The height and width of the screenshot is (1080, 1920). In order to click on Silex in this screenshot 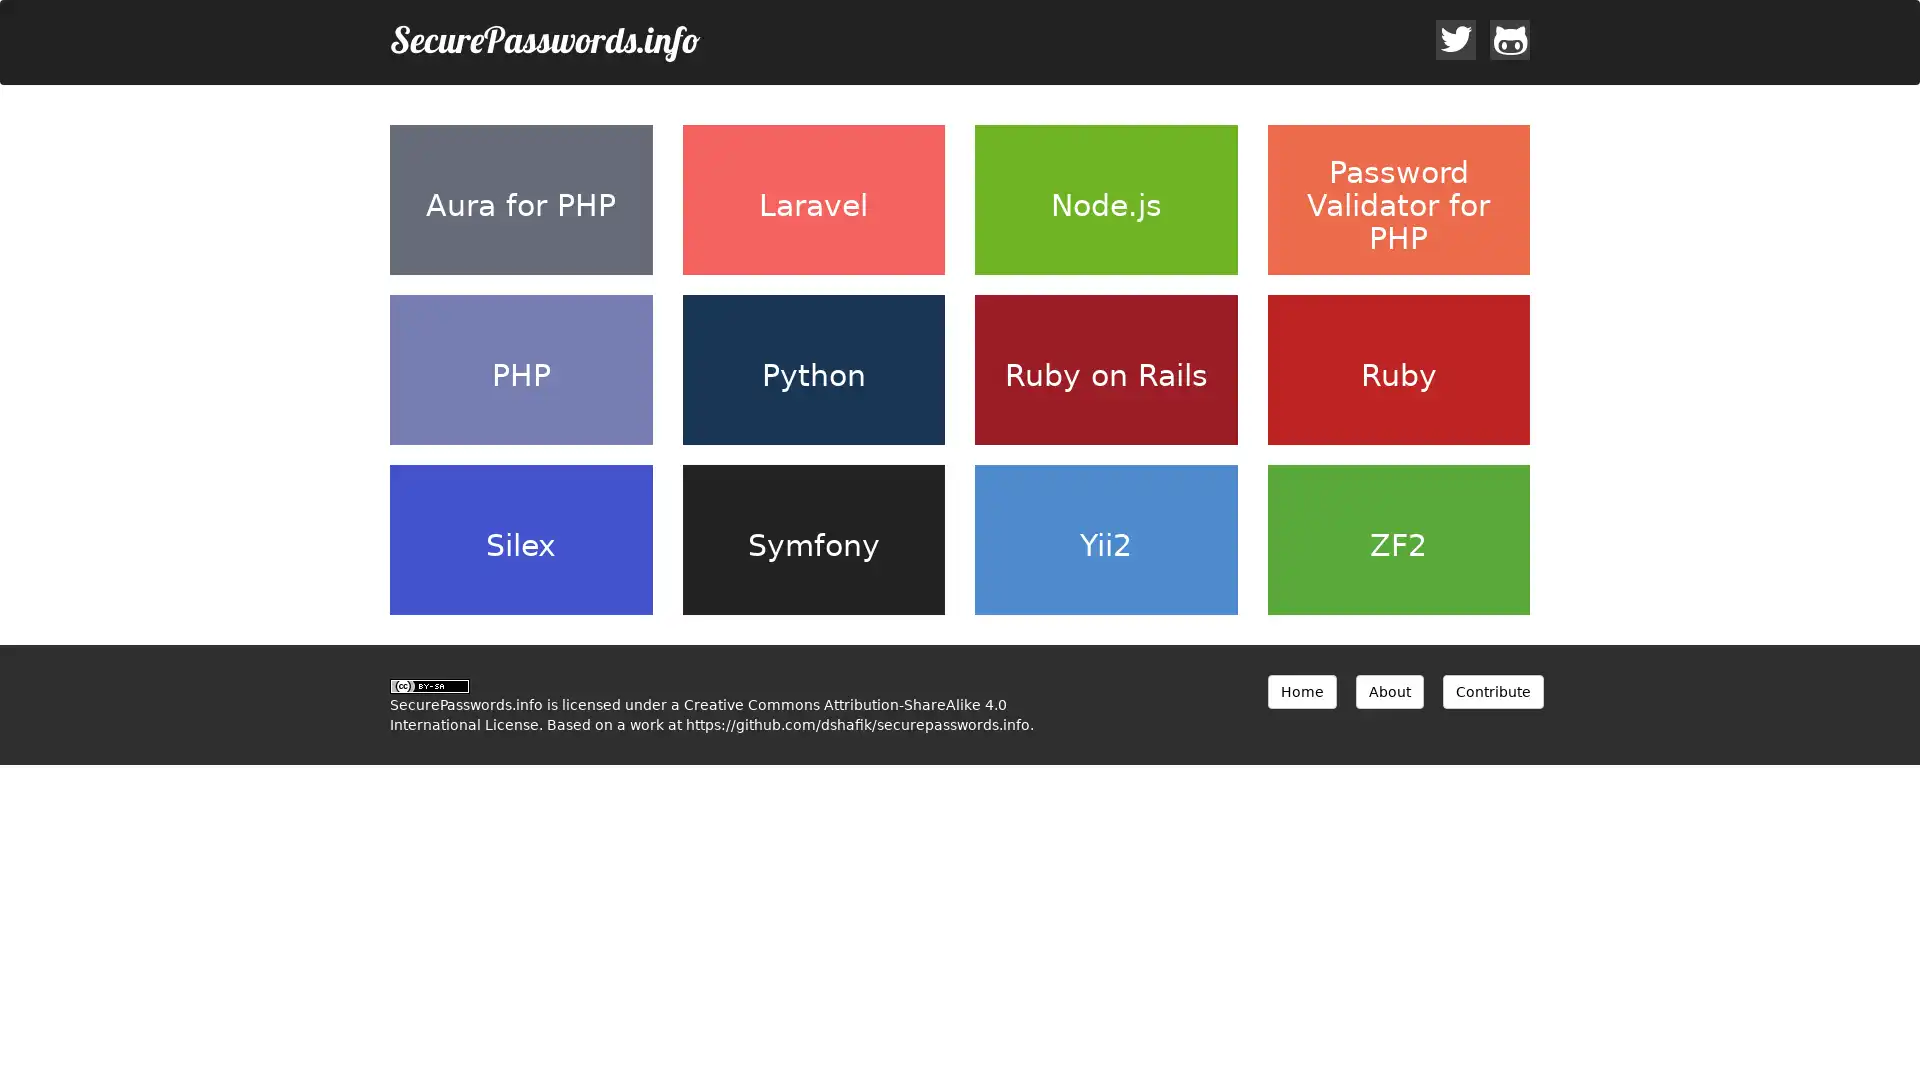, I will do `click(521, 540)`.